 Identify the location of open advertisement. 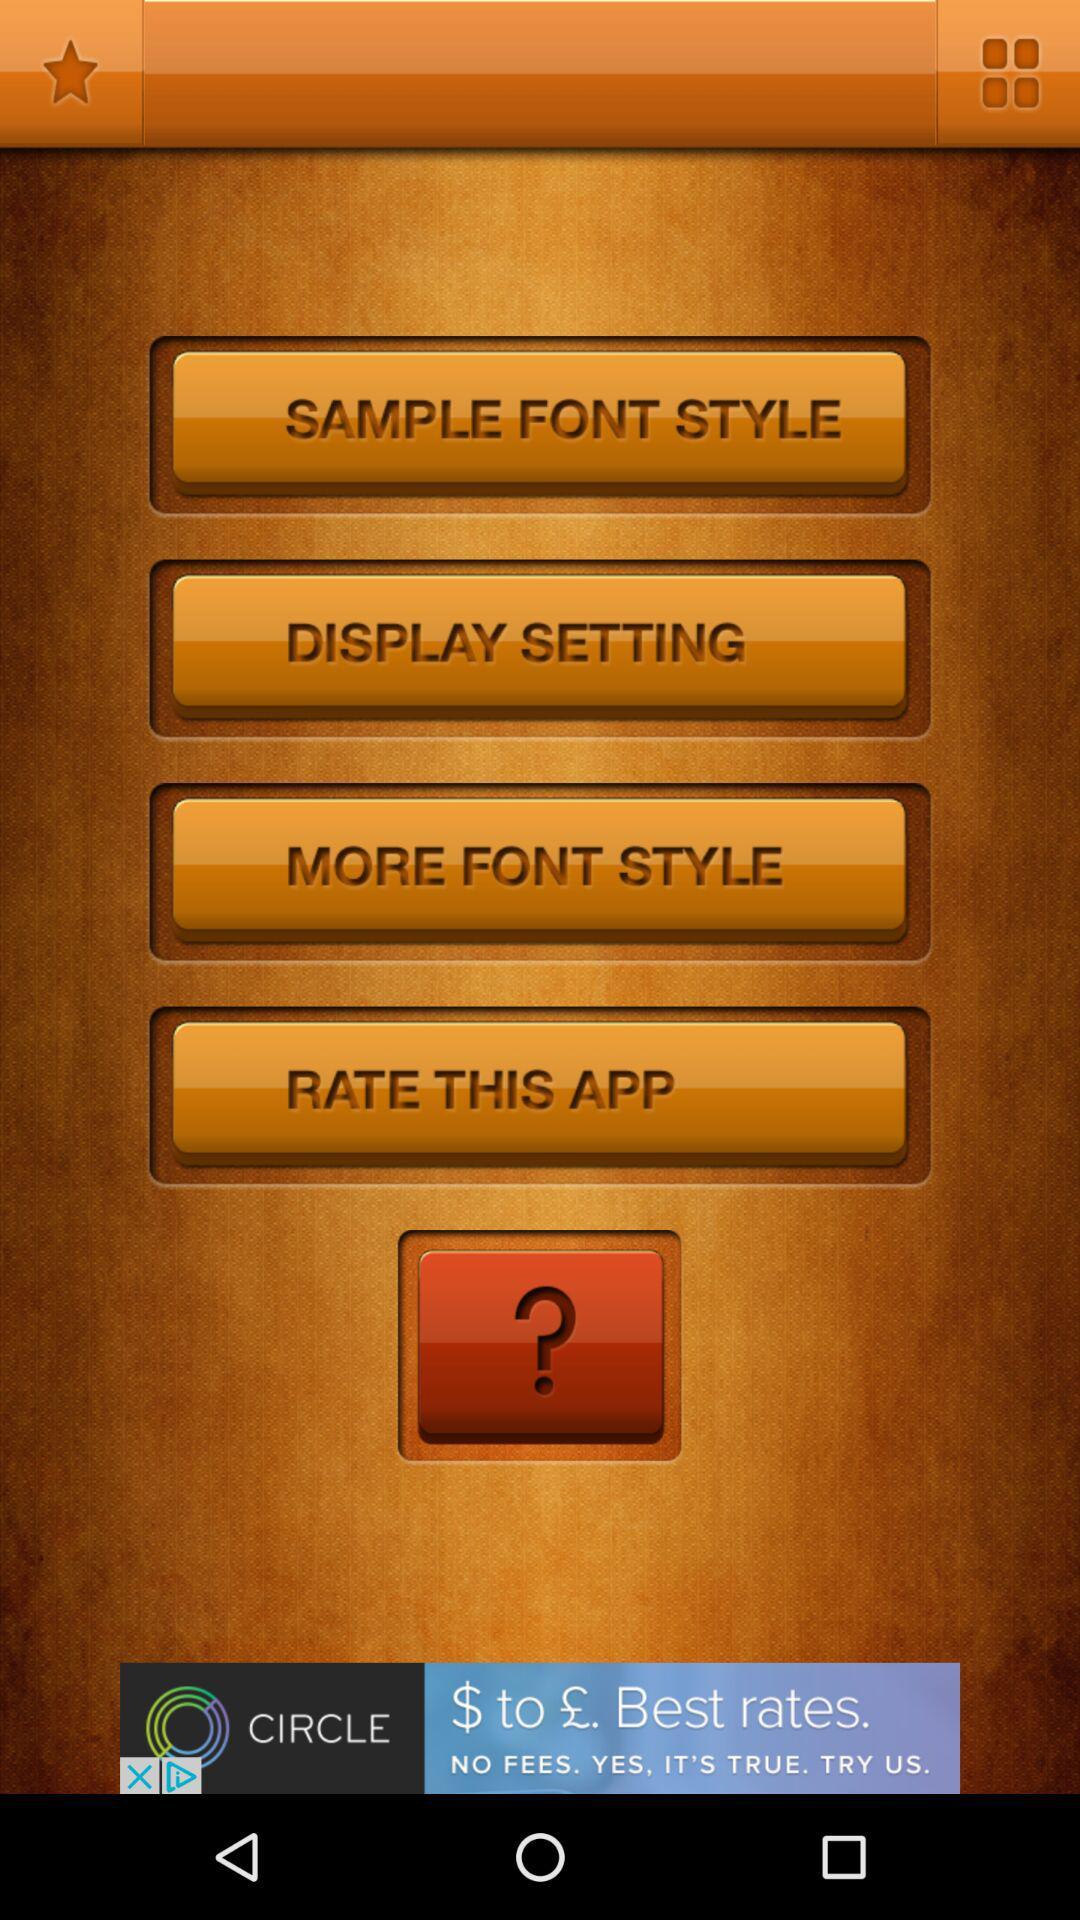
(540, 1727).